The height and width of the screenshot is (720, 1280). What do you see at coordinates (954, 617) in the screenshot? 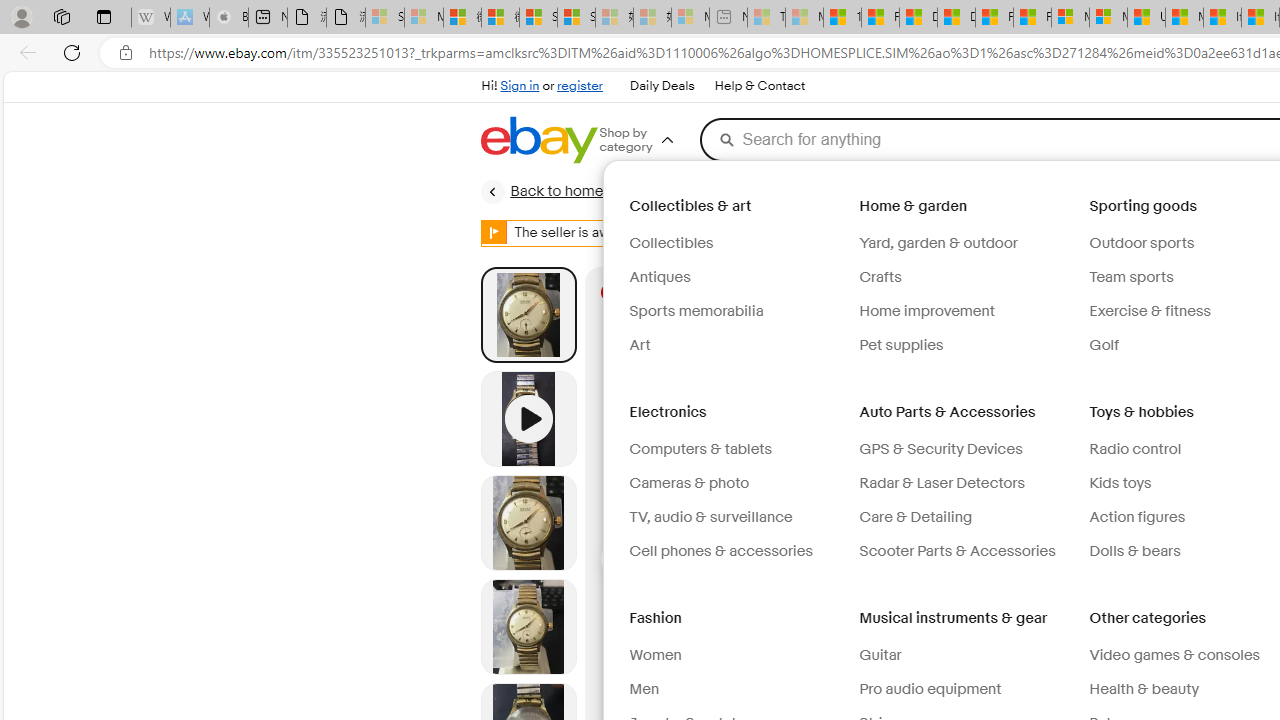
I see `'Musical instruments & gear'` at bounding box center [954, 617].